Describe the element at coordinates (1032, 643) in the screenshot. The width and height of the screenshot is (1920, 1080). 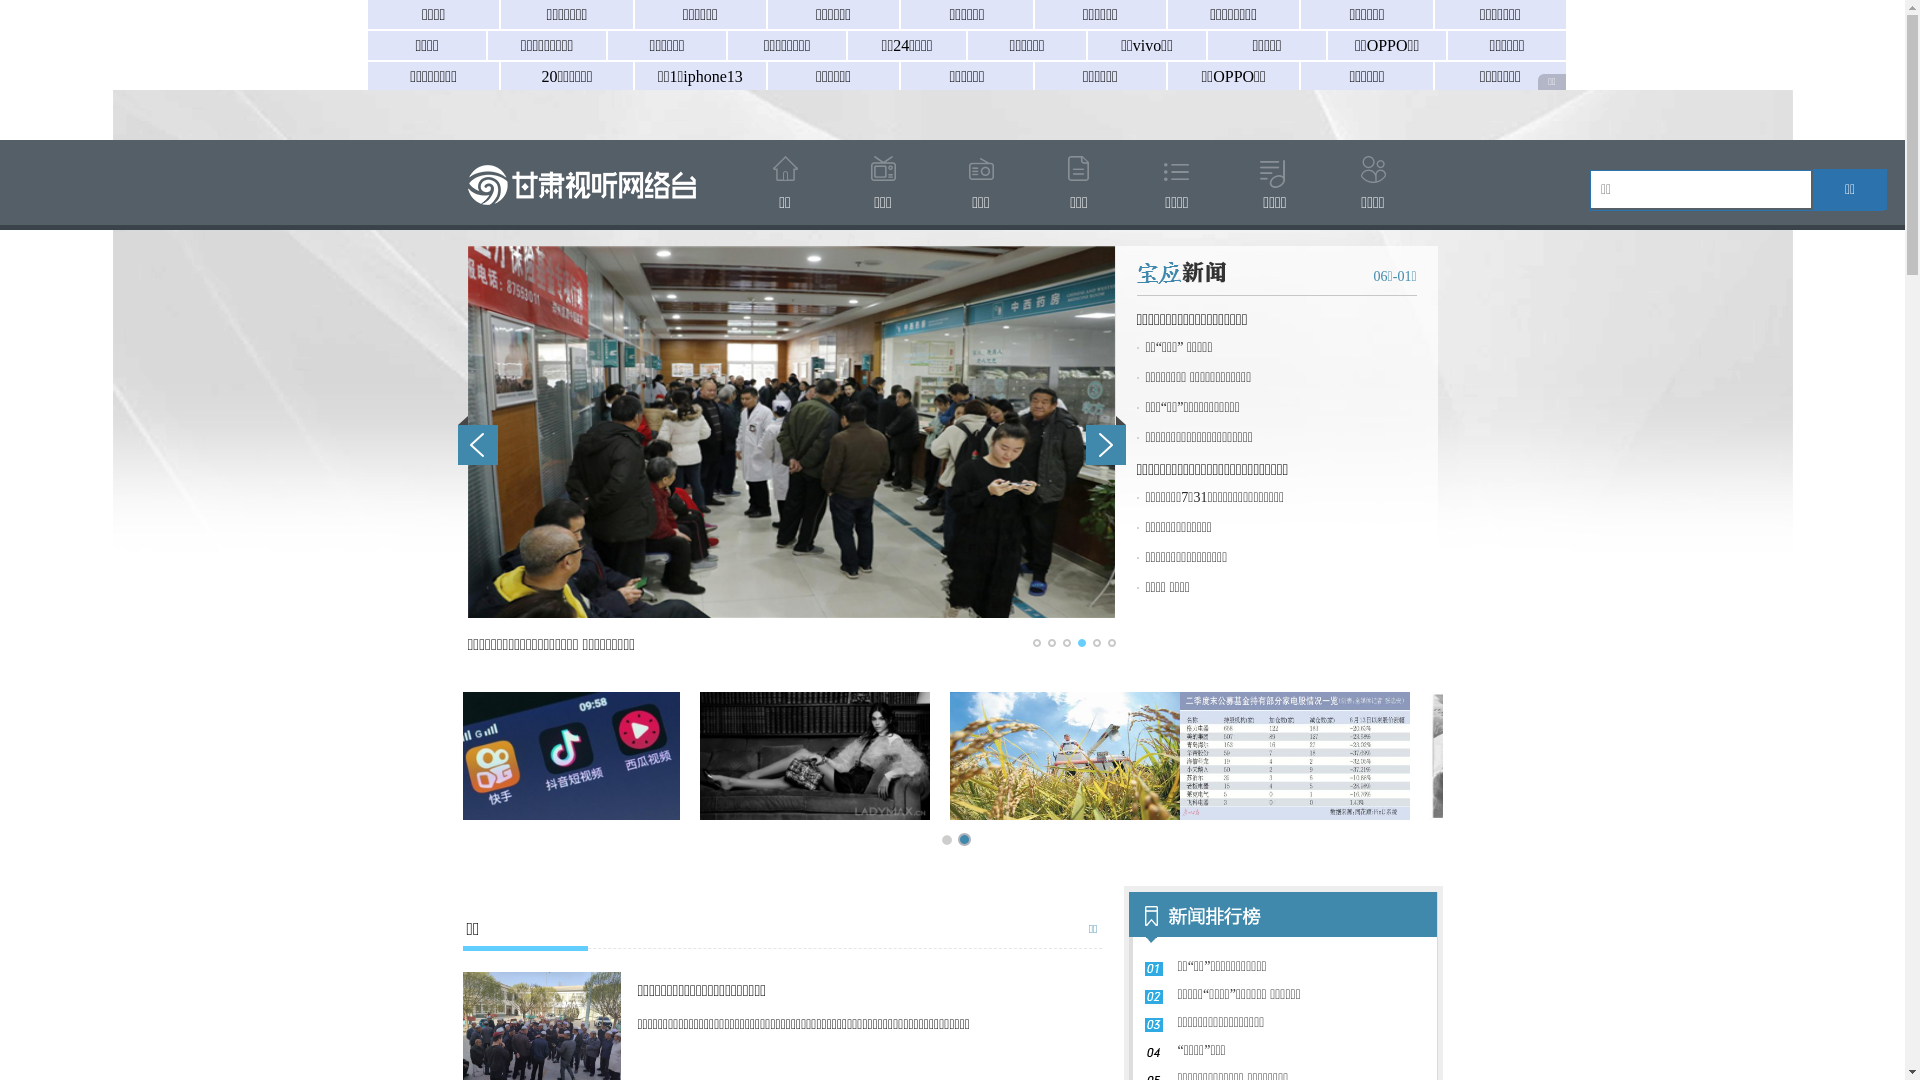
I see `'1'` at that location.